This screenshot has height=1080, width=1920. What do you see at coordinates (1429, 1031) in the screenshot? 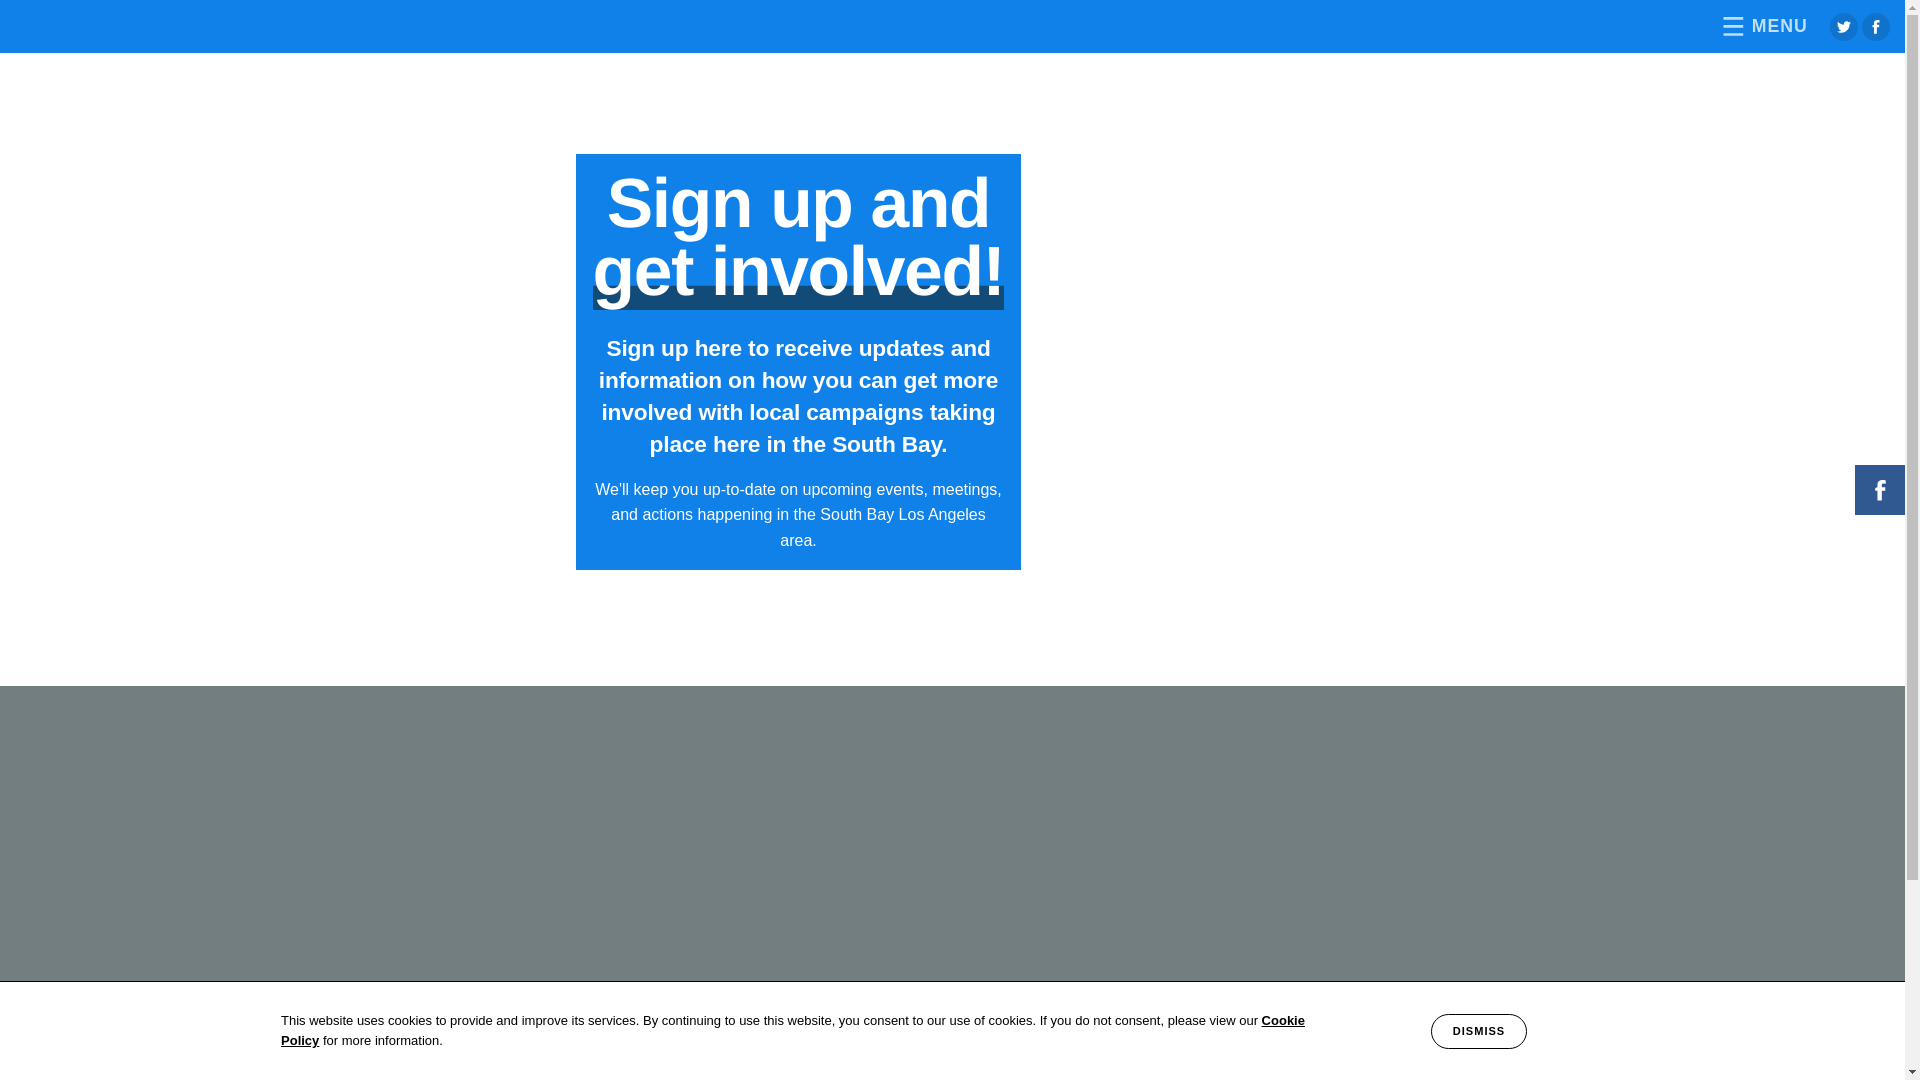
I see `'DISMISS'` at bounding box center [1429, 1031].